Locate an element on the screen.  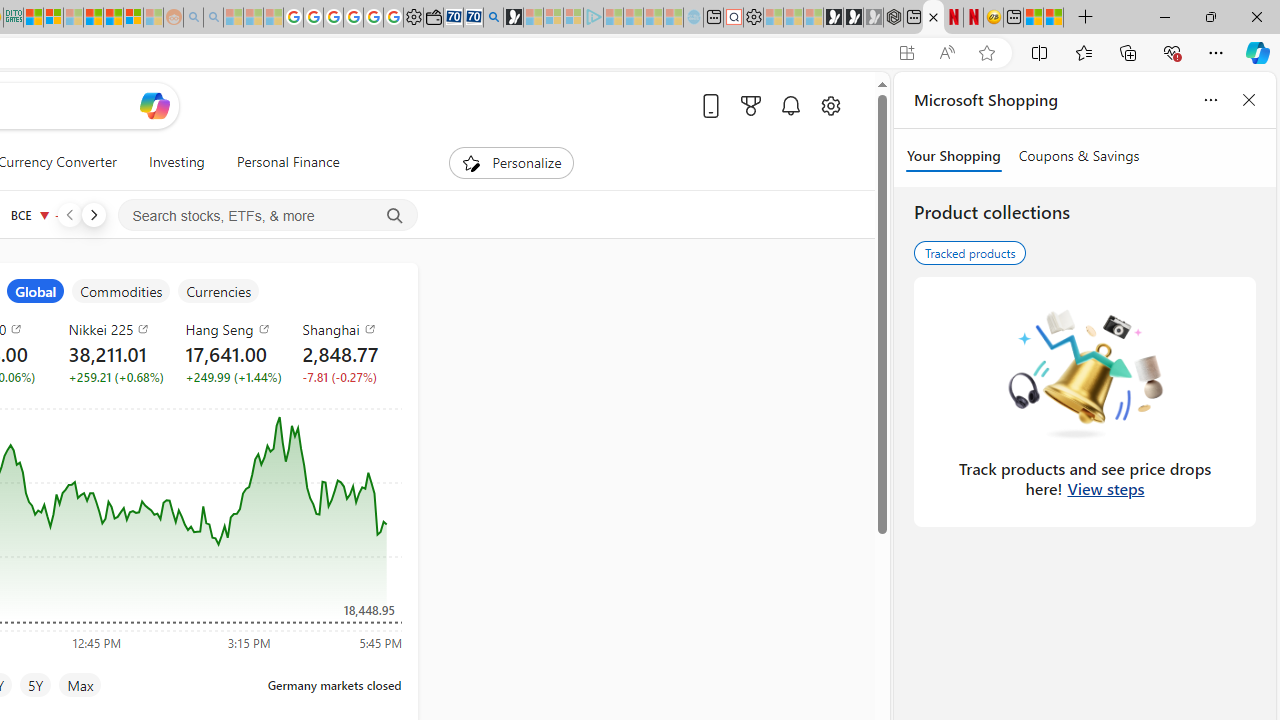
'Play Free Online Games | Games from Microsoft Start' is located at coordinates (833, 17).